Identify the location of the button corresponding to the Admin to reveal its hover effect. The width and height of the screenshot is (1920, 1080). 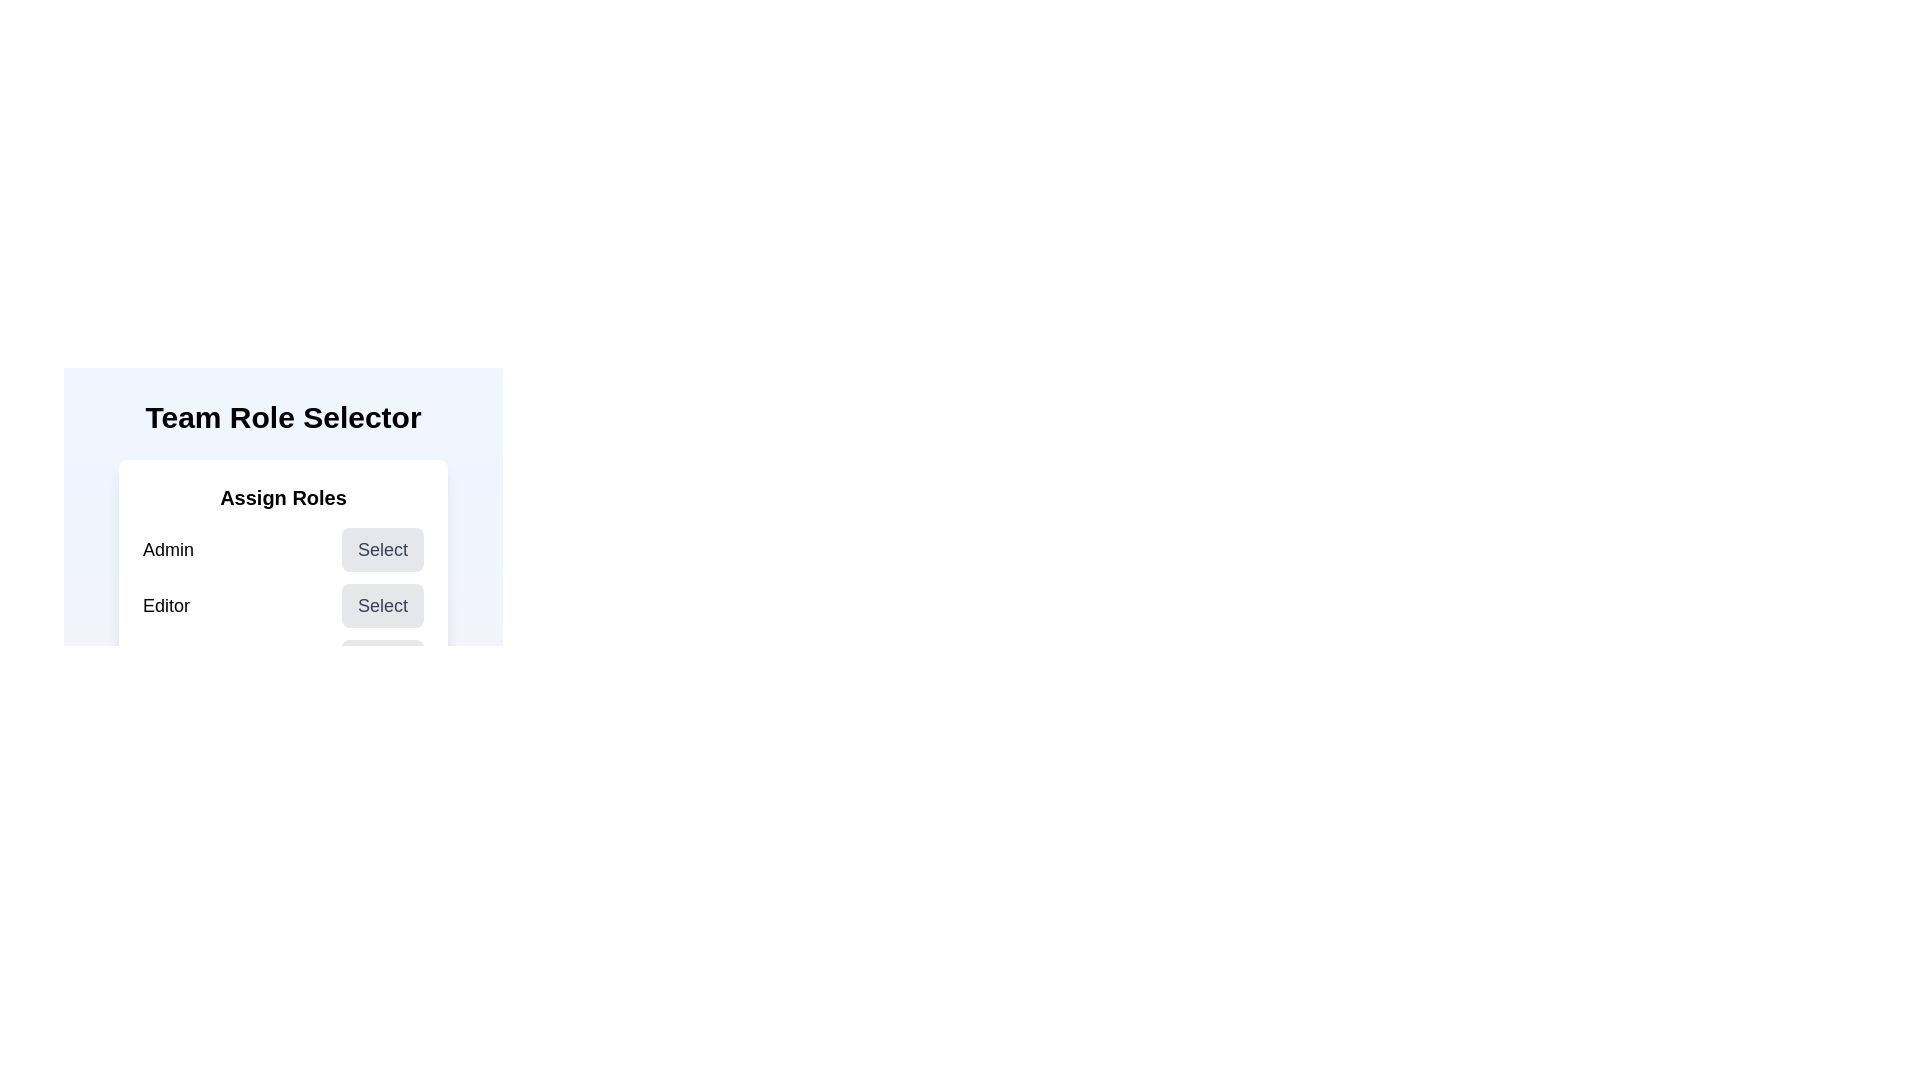
(383, 550).